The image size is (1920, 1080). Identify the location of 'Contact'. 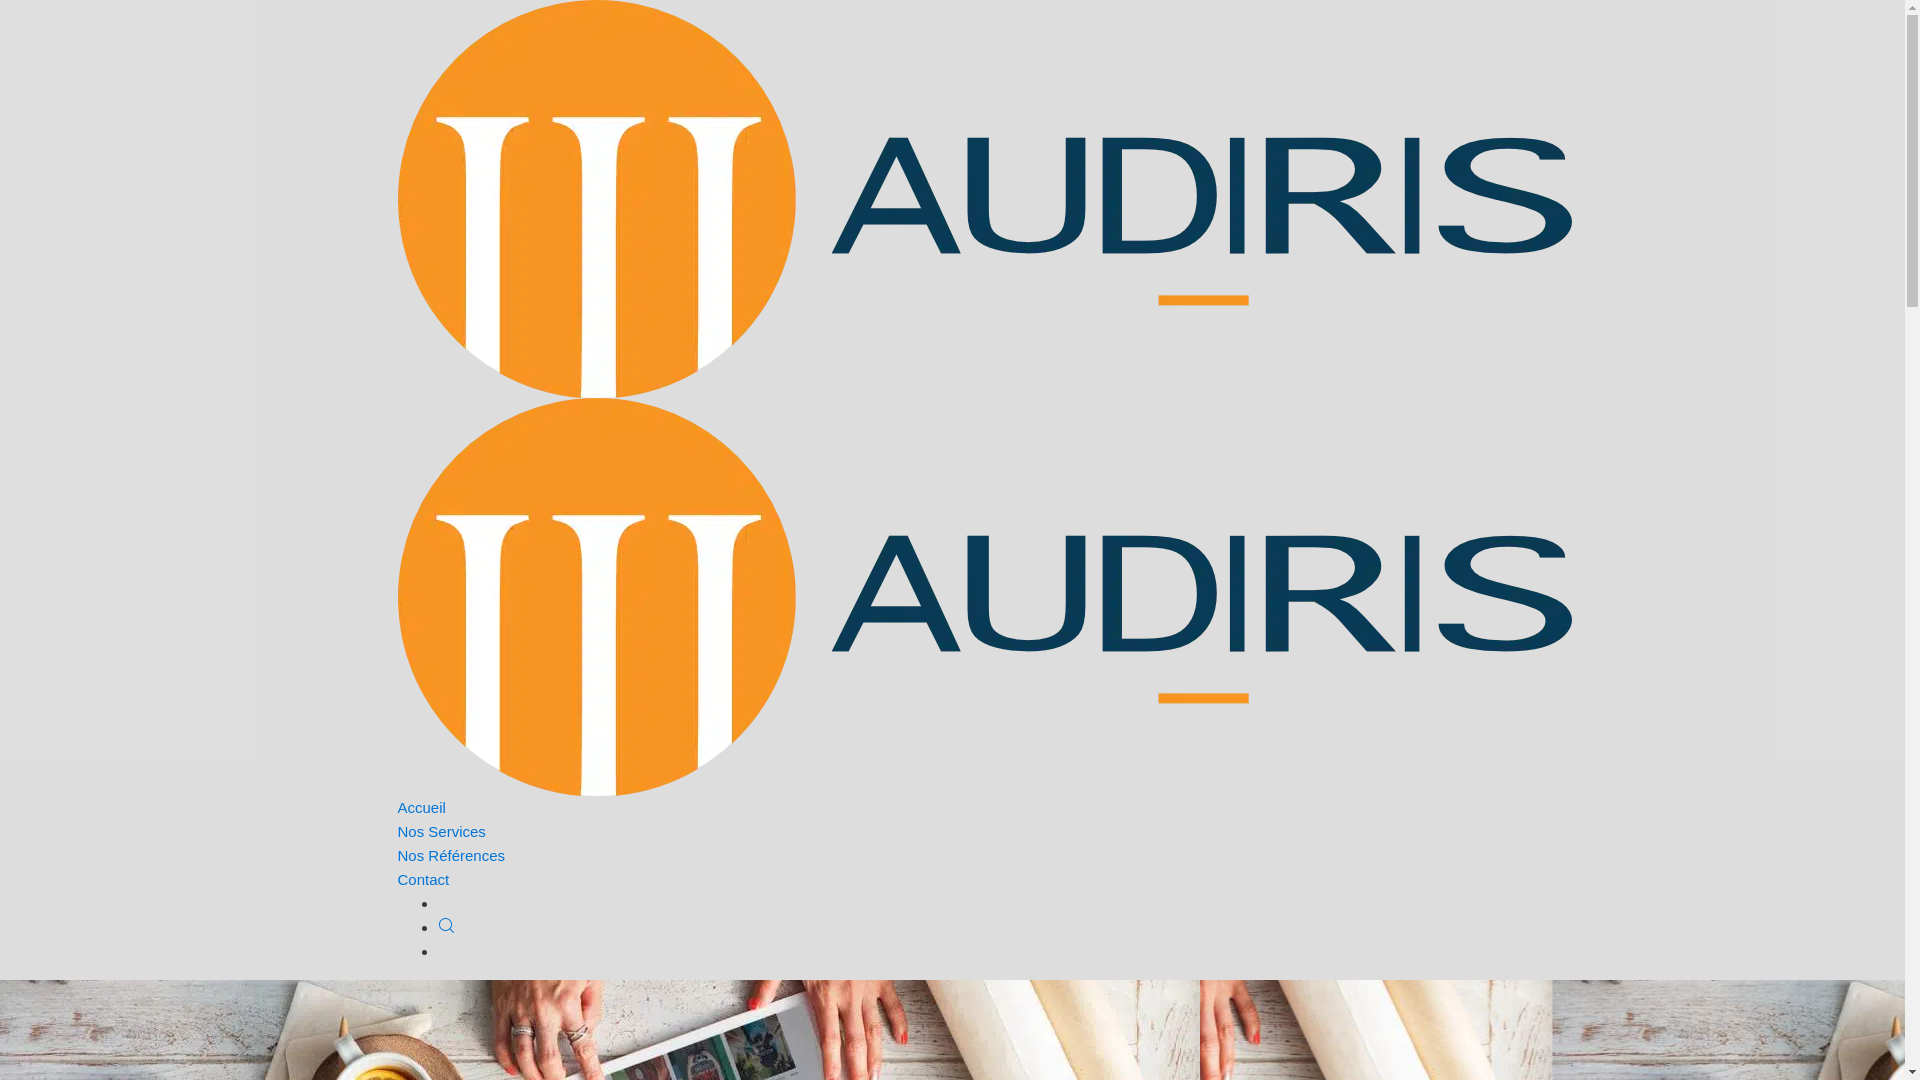
(422, 878).